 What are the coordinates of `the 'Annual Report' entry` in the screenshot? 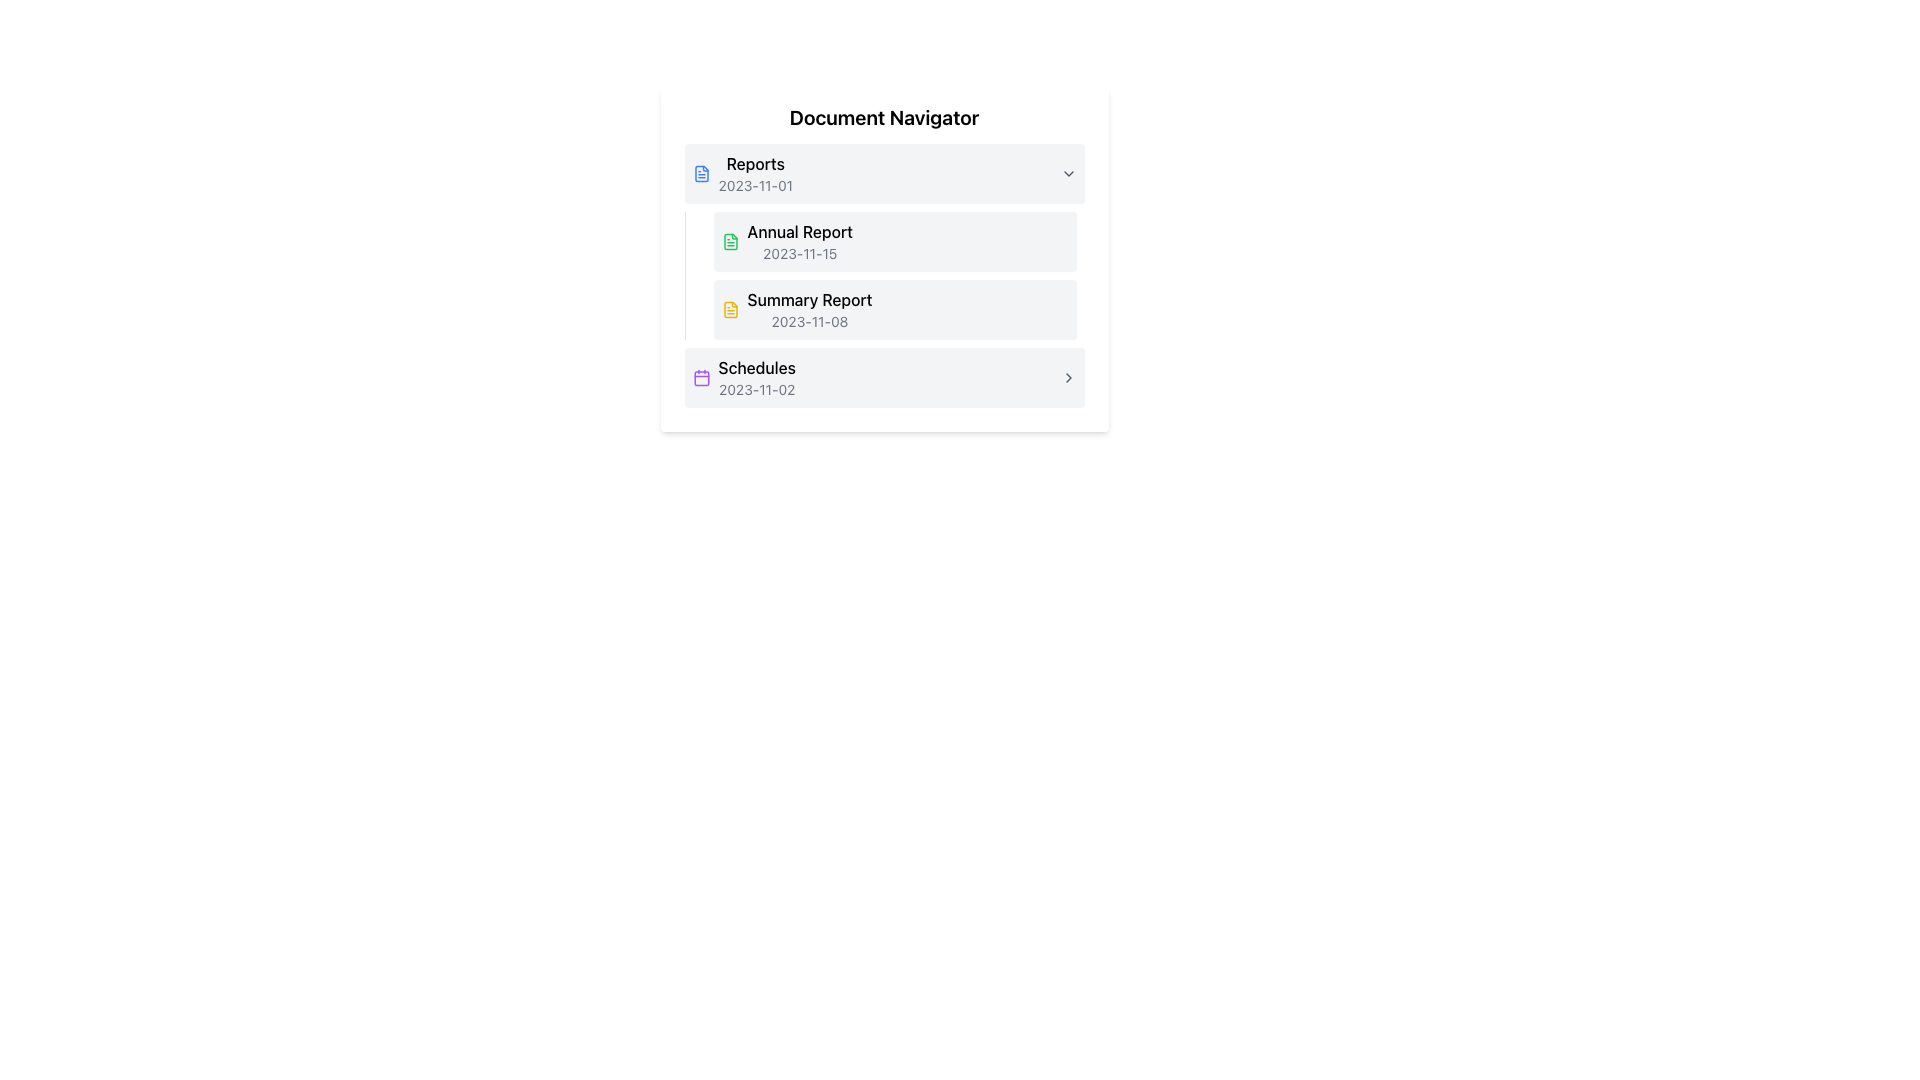 It's located at (883, 241).